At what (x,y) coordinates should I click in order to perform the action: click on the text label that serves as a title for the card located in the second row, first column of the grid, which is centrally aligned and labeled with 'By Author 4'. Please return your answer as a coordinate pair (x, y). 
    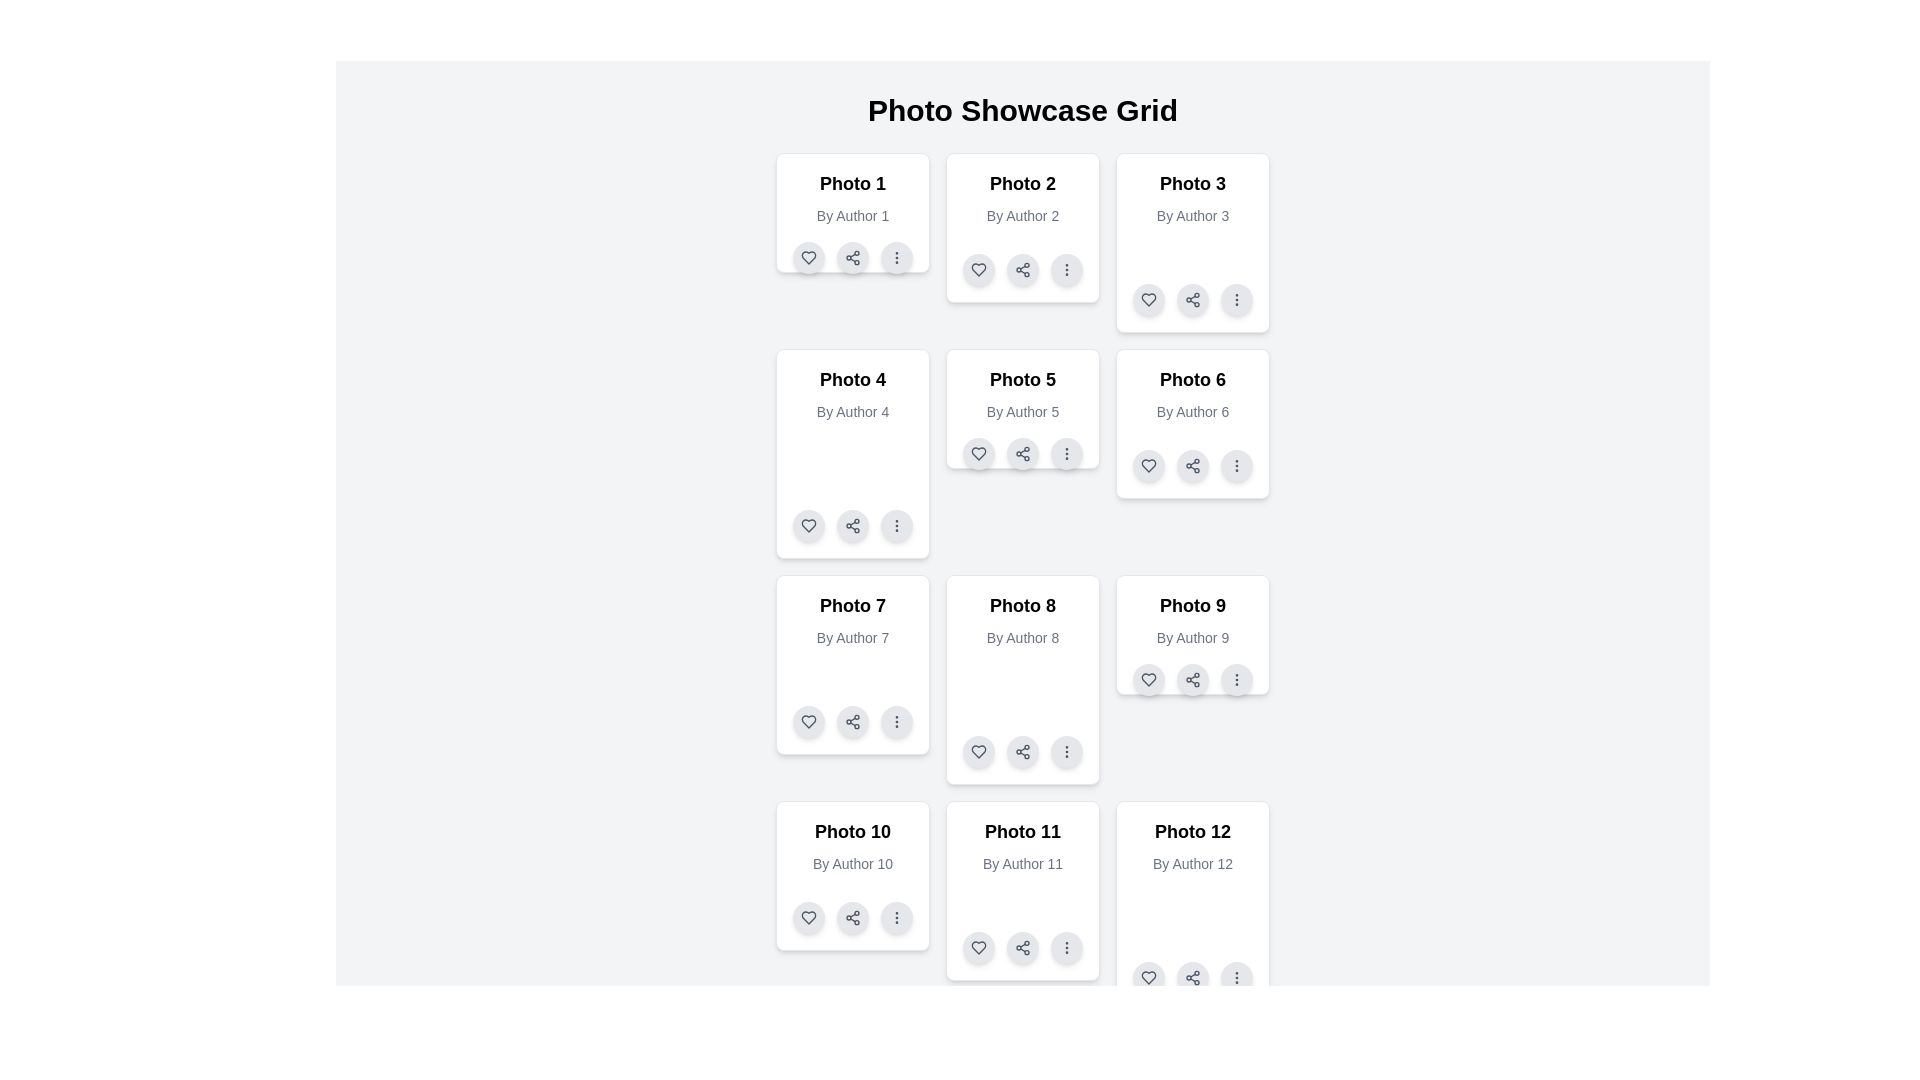
    Looking at the image, I should click on (853, 380).